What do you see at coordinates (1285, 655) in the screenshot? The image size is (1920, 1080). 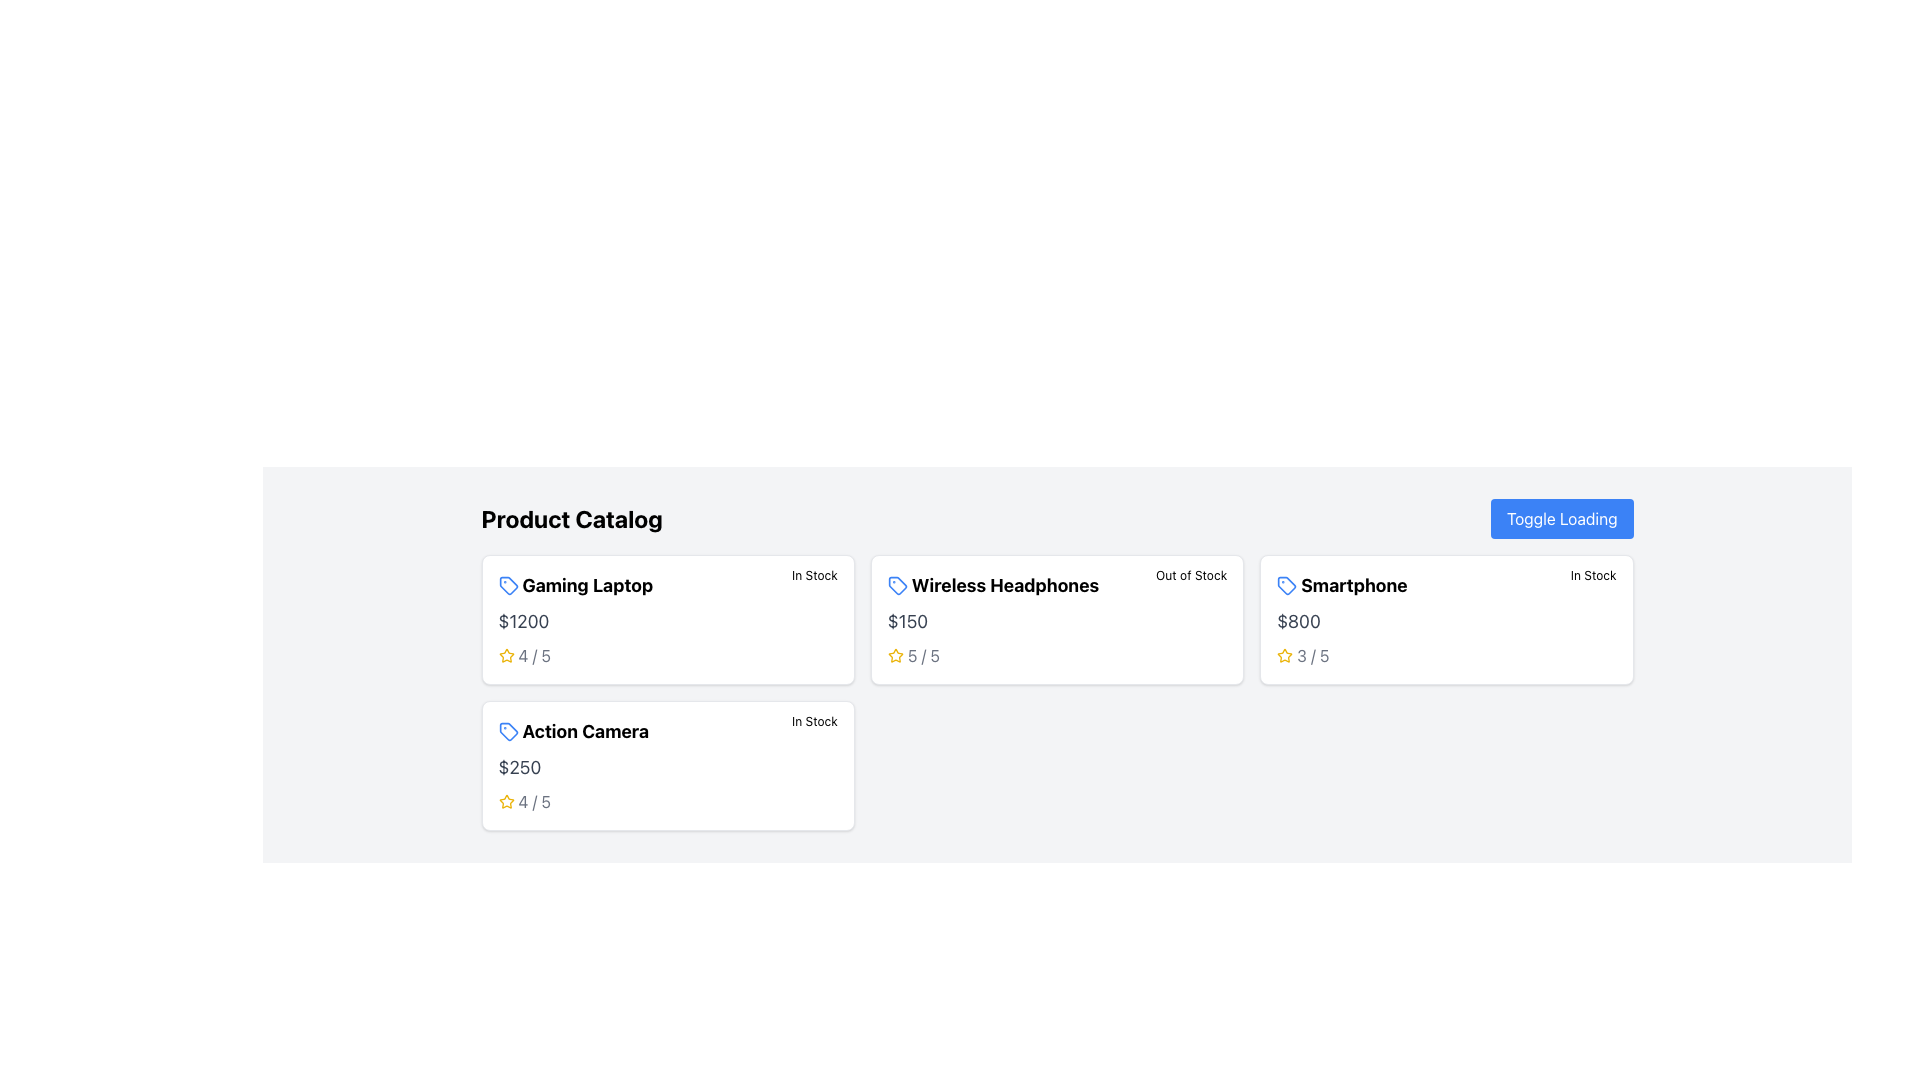 I see `the star icon representing the rating of '3 / 5' for the 'Smartphone' product, located in the fourth product card from the left` at bounding box center [1285, 655].